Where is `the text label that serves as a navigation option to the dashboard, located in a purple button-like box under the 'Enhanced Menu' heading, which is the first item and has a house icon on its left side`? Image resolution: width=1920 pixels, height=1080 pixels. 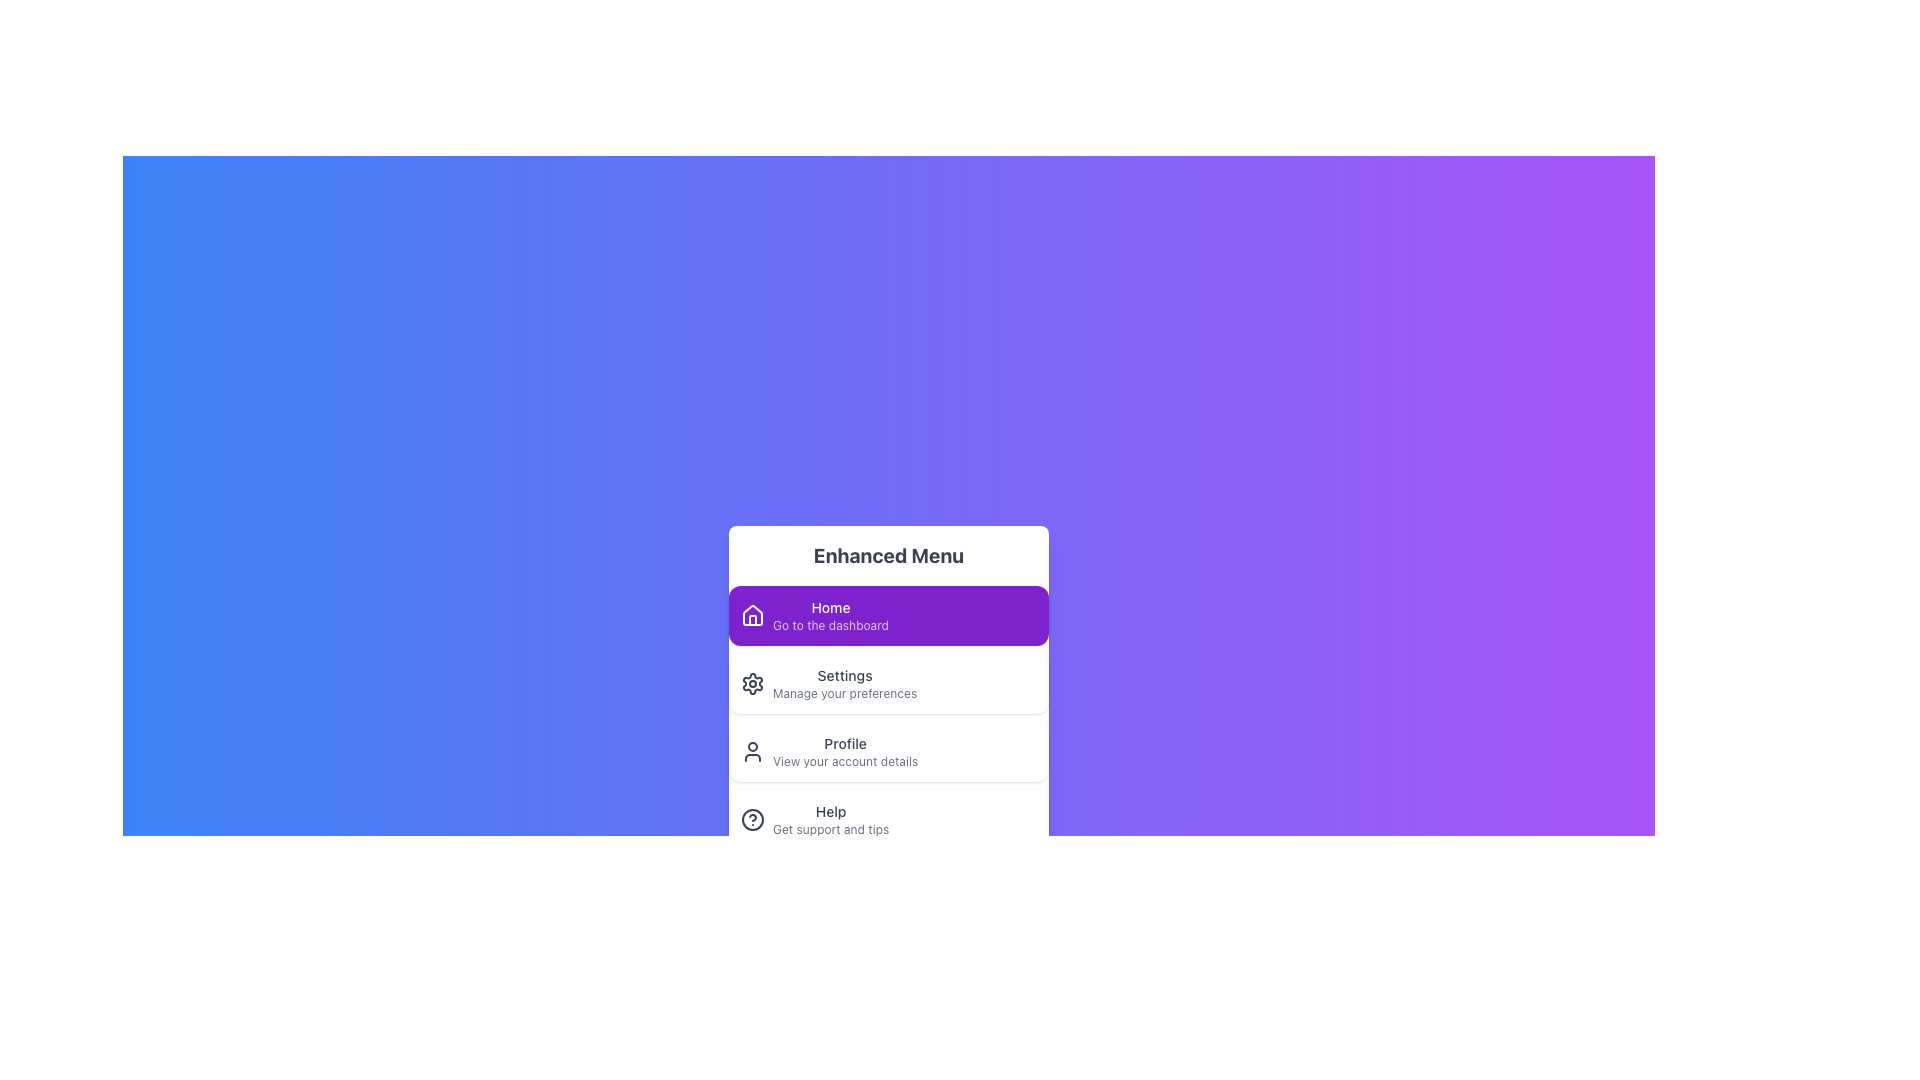
the text label that serves as a navigation option to the dashboard, located in a purple button-like box under the 'Enhanced Menu' heading, which is the first item and has a house icon on its left side is located at coordinates (830, 615).